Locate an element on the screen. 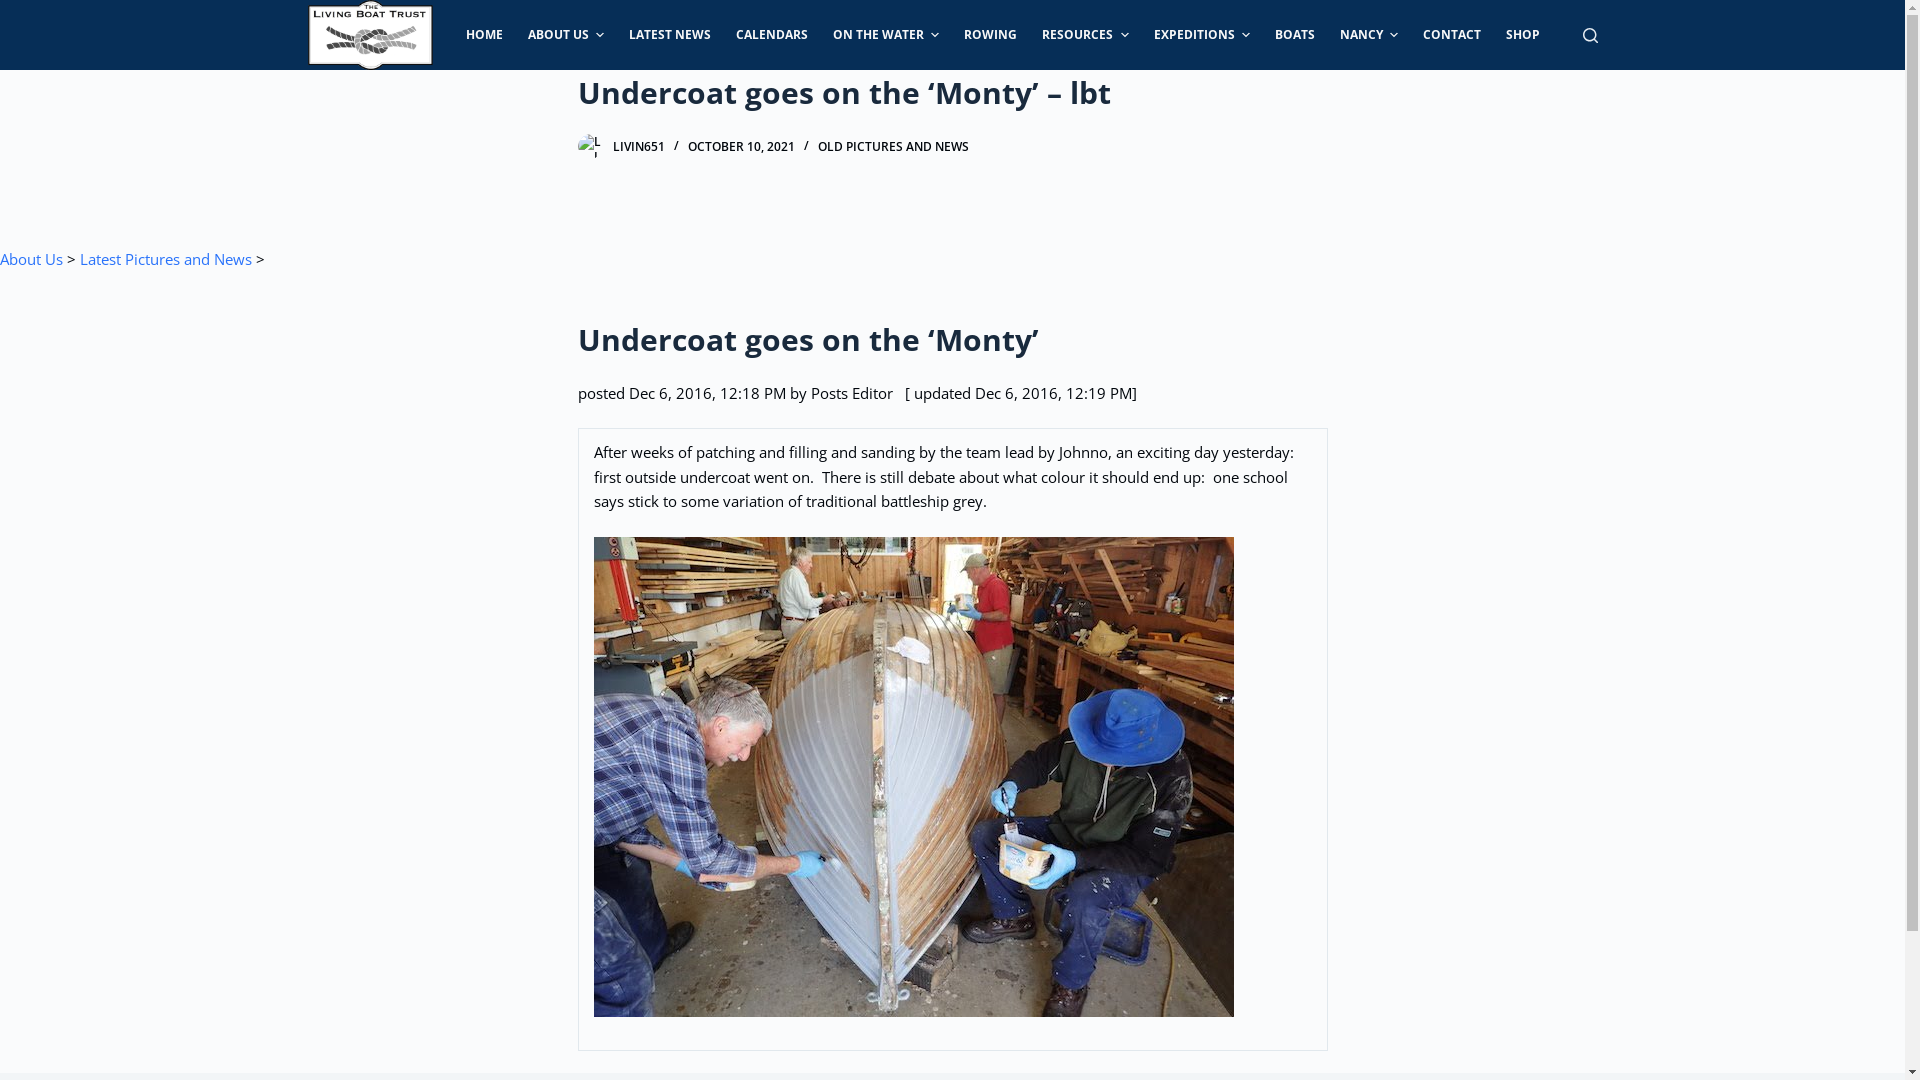 Image resolution: width=1920 pixels, height=1080 pixels. 'LATEST NEWS' is located at coordinates (669, 34).